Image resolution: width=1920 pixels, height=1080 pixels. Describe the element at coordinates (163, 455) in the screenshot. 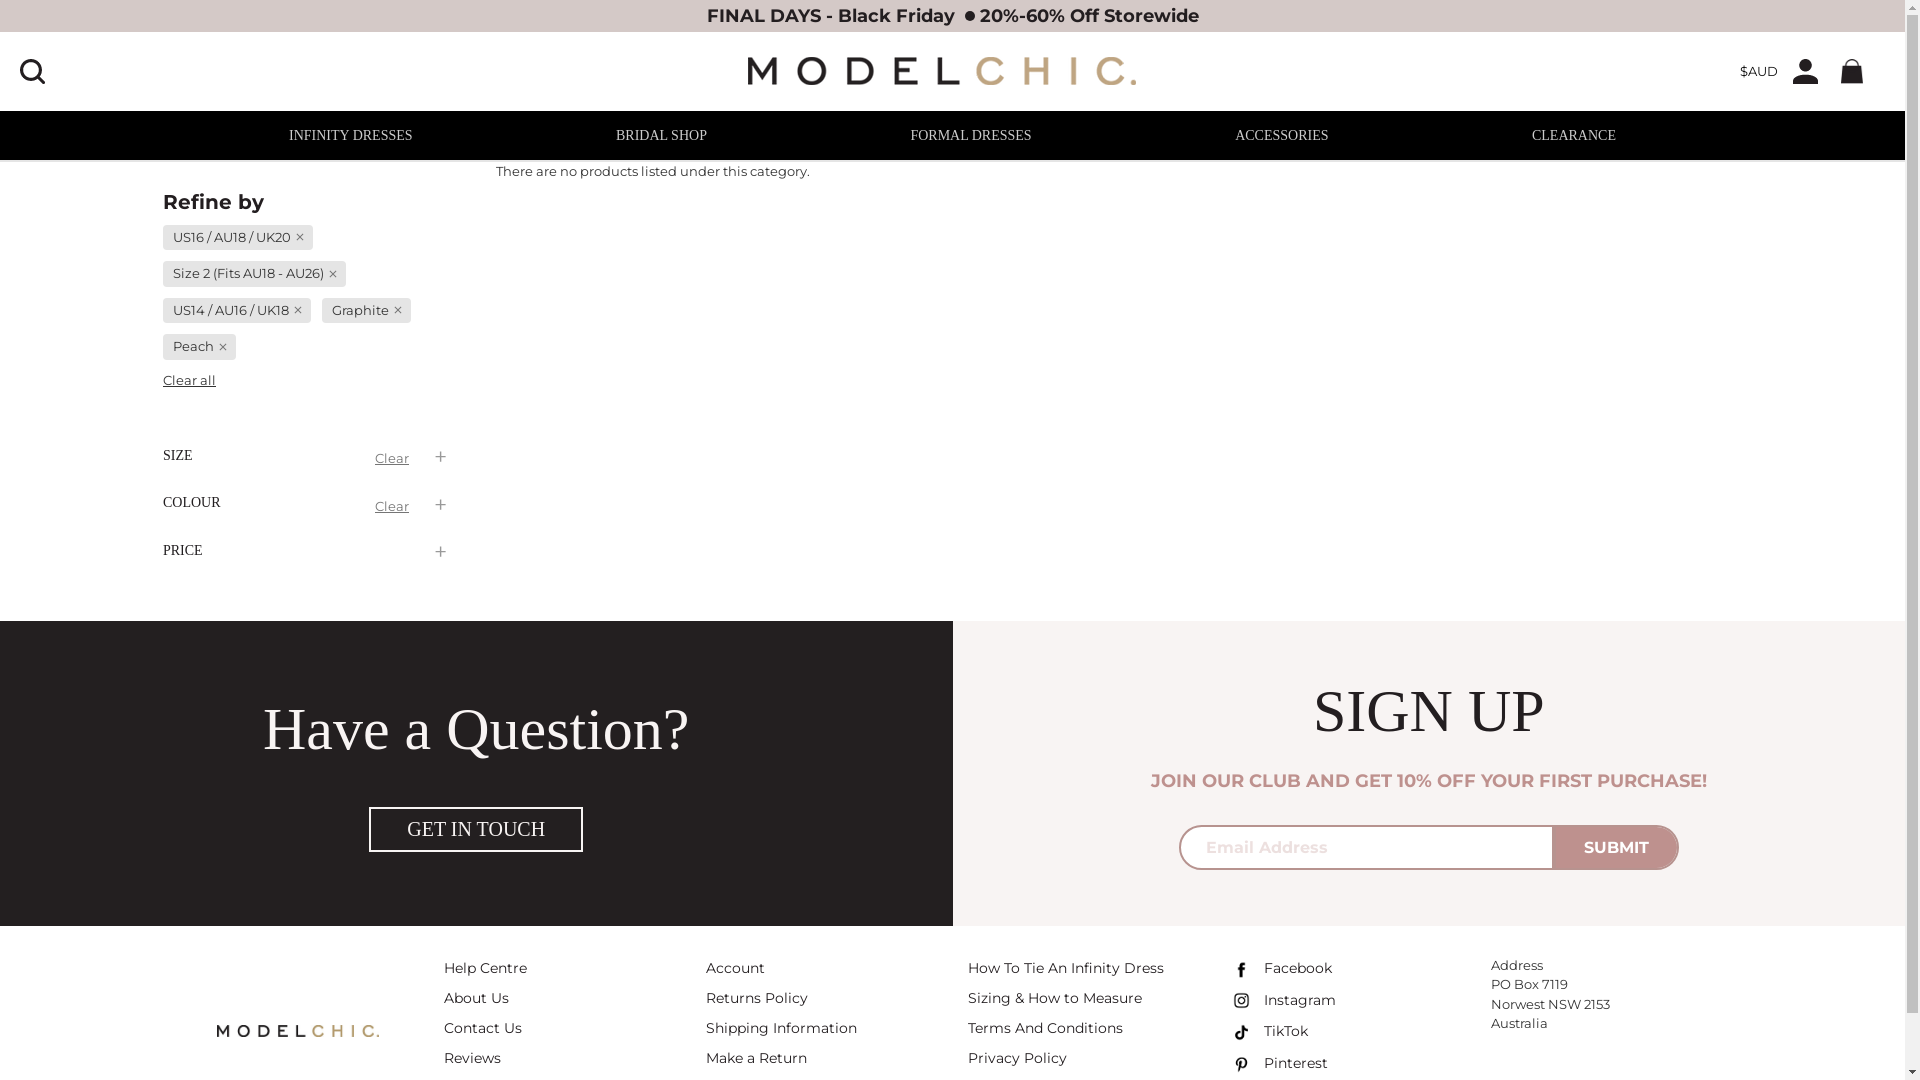

I see `'SIZE'` at that location.